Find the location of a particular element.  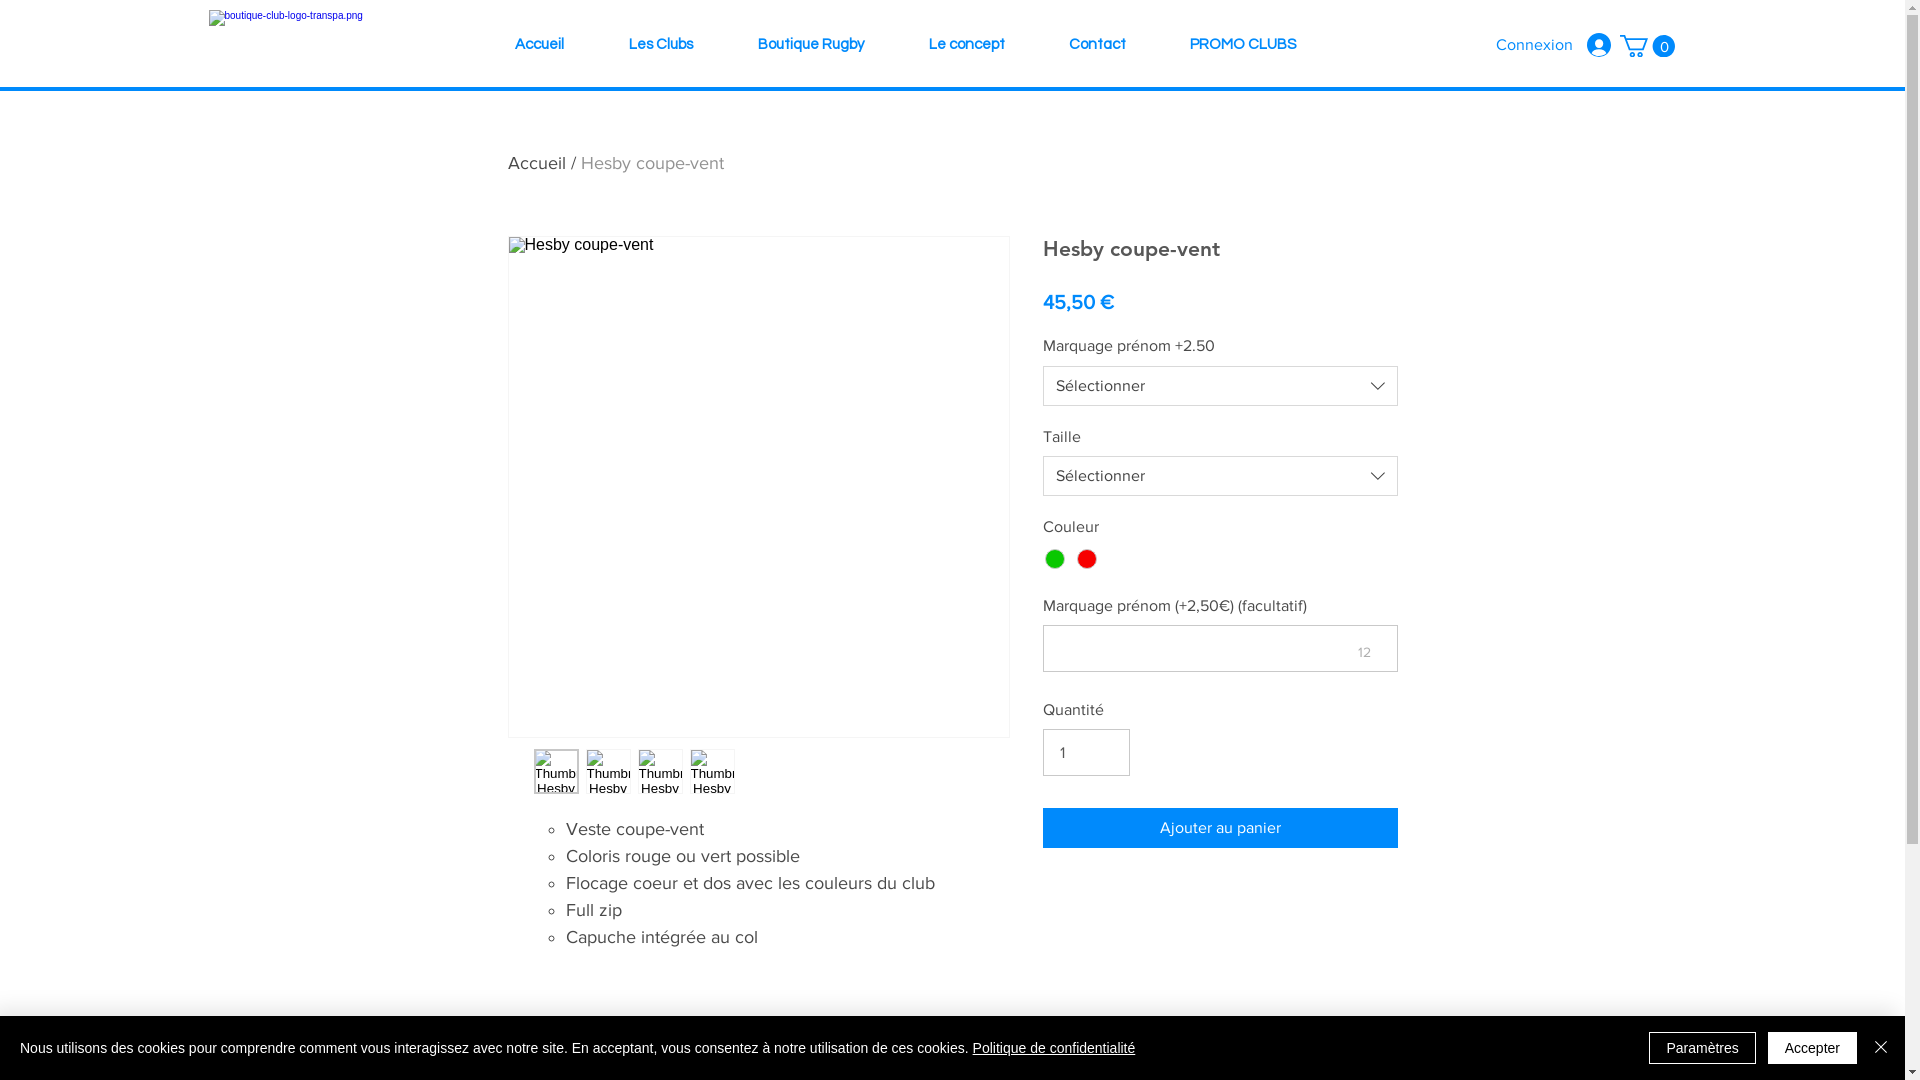

'Accueil' is located at coordinates (538, 45).